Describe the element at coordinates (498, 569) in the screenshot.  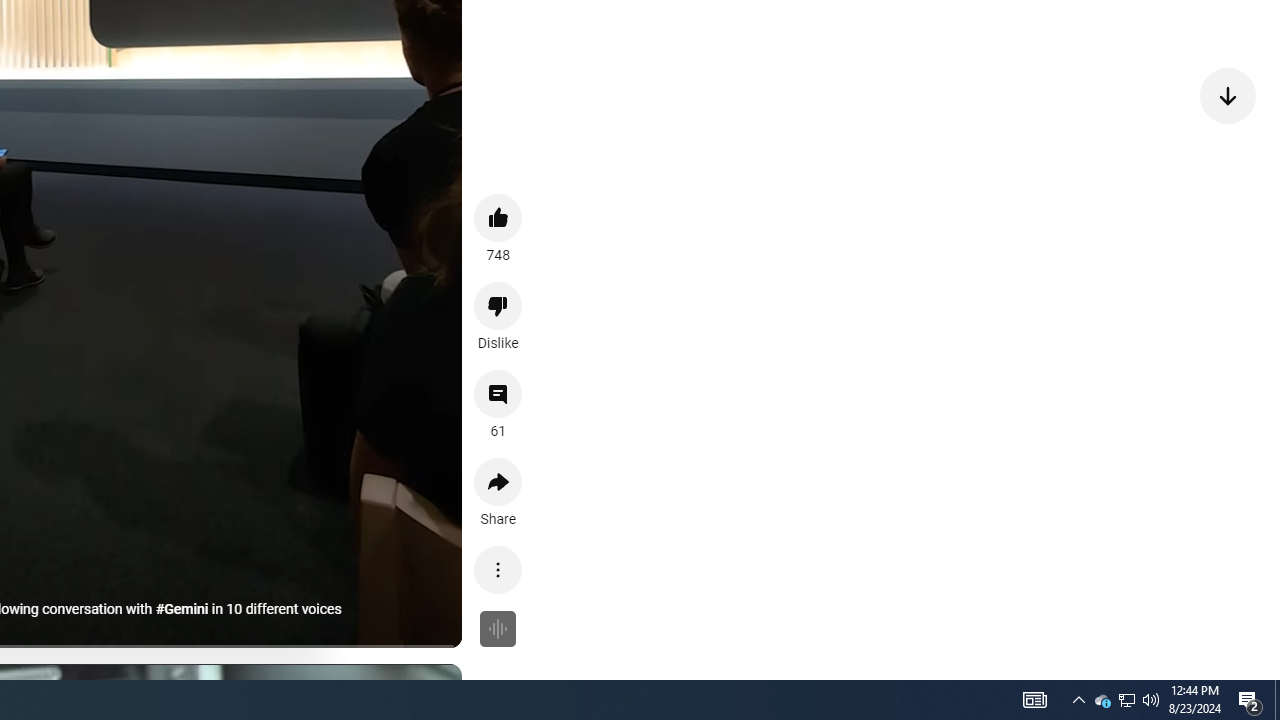
I see `'More actions'` at that location.